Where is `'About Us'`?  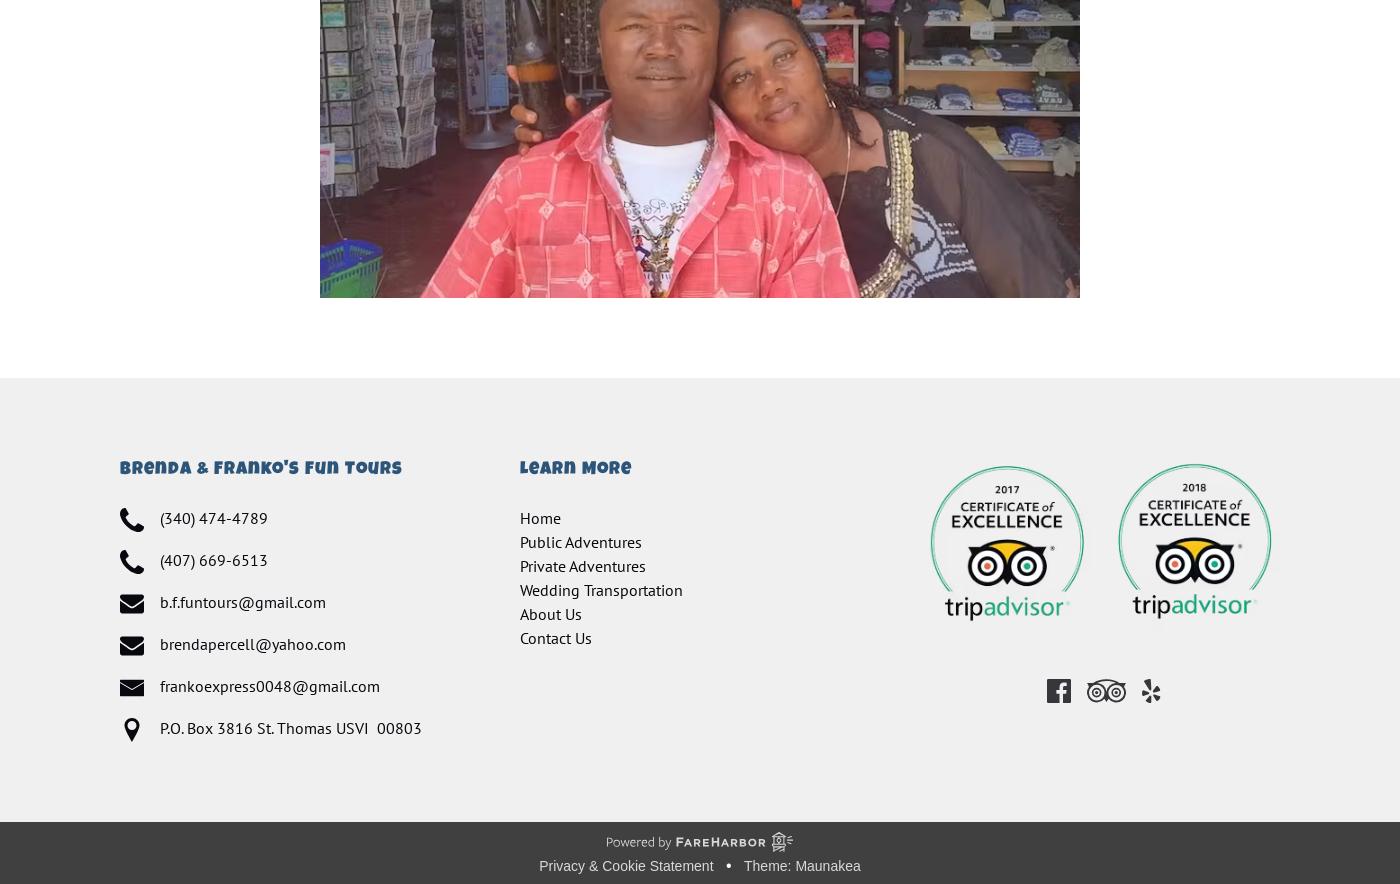 'About Us' is located at coordinates (551, 614).